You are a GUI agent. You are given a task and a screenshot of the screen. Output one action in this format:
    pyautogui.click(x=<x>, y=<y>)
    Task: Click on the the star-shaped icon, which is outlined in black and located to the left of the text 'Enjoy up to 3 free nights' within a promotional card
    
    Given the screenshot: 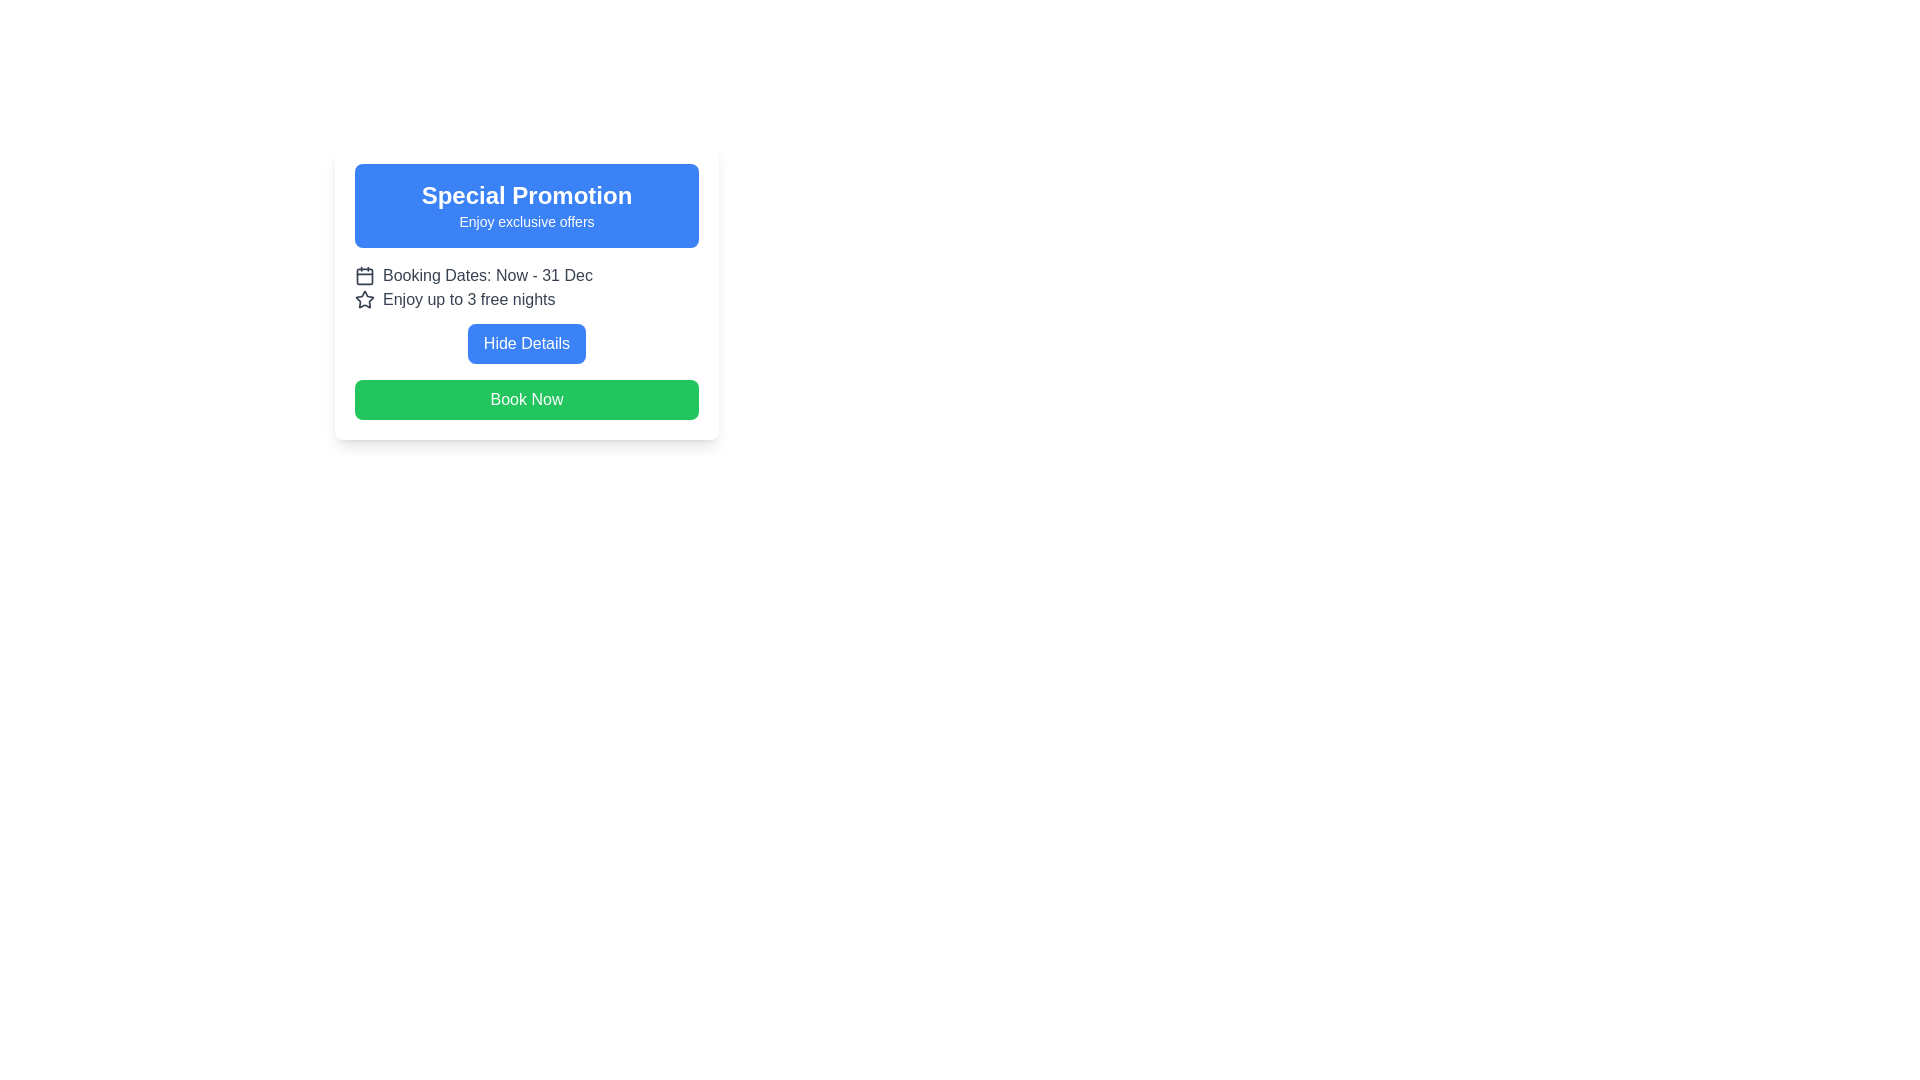 What is the action you would take?
    pyautogui.click(x=364, y=300)
    